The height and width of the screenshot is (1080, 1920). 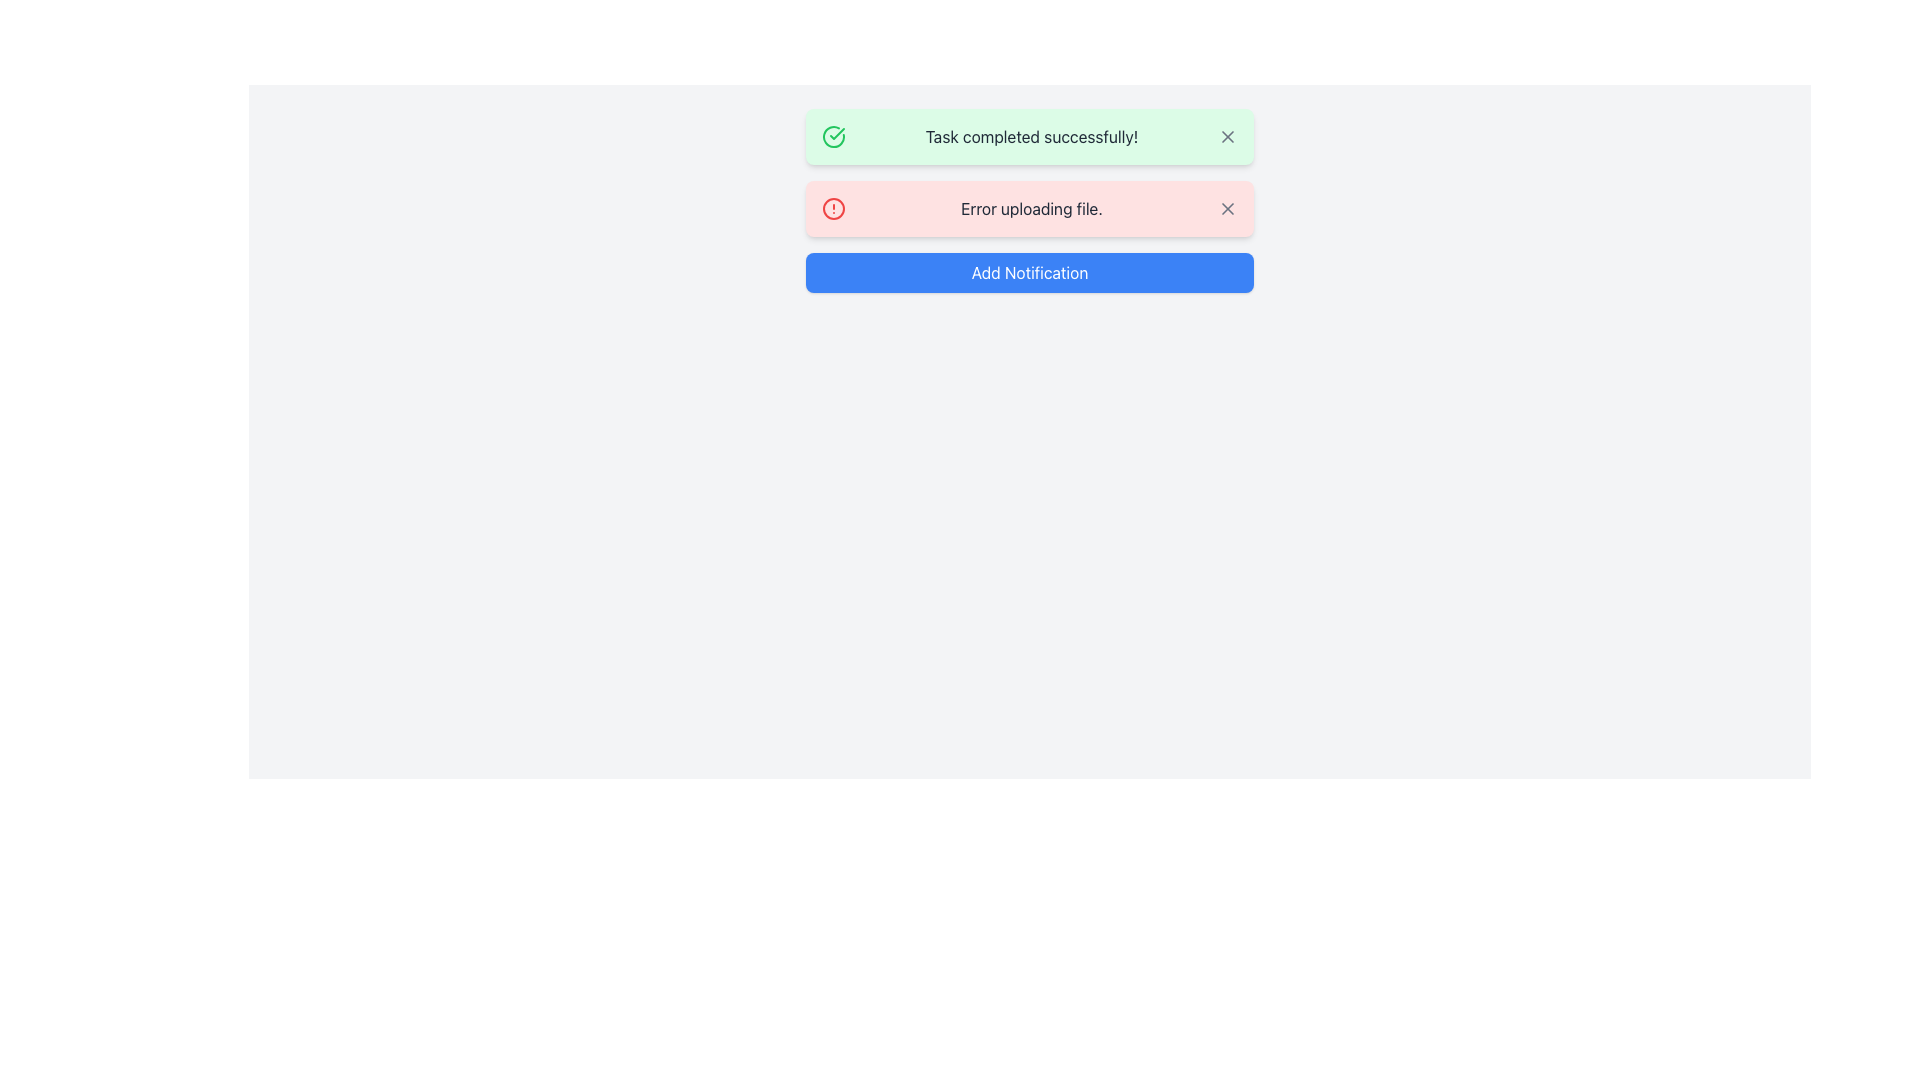 I want to click on the 'Add Notification' button with a blue background and white text, located at the center of the button coordinates, so click(x=1030, y=273).